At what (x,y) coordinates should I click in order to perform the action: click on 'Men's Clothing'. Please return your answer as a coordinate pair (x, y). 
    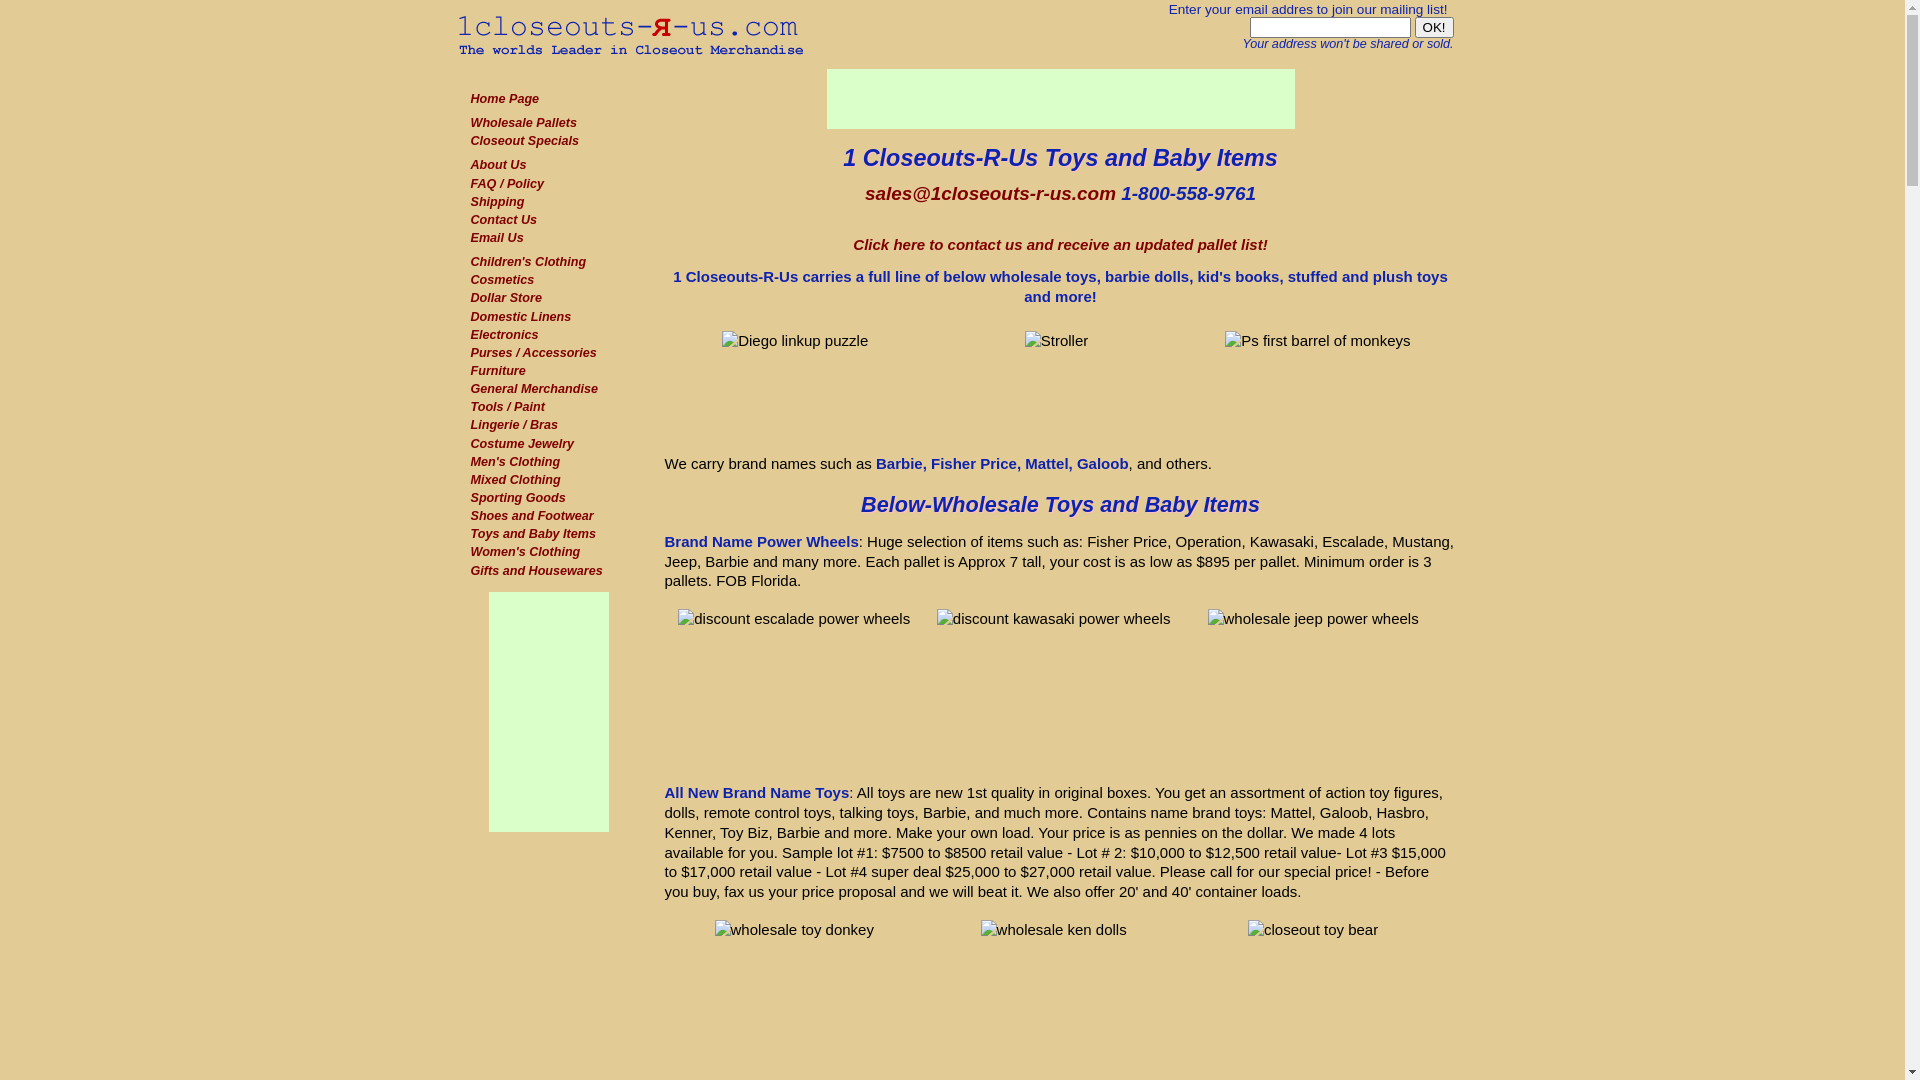
    Looking at the image, I should click on (514, 462).